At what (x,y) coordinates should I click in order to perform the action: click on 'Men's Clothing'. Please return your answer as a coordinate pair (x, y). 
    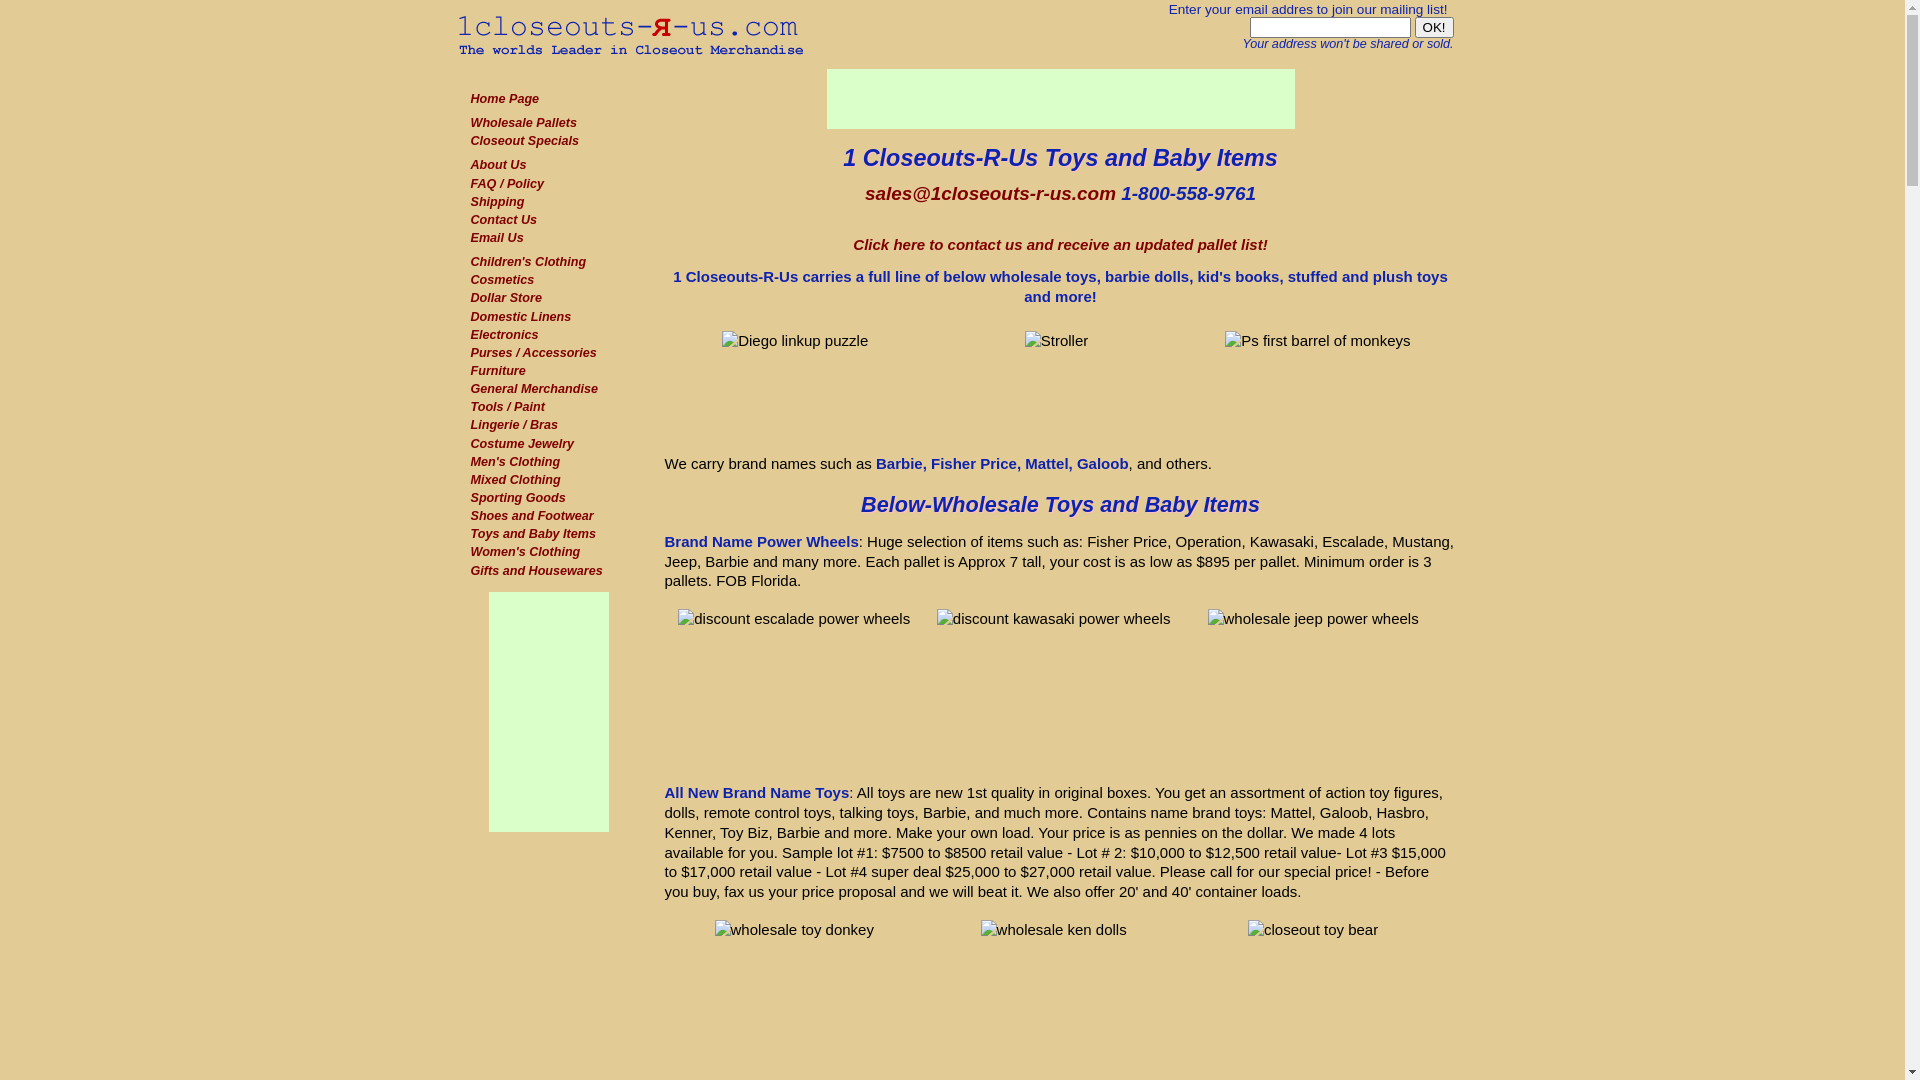
    Looking at the image, I should click on (514, 462).